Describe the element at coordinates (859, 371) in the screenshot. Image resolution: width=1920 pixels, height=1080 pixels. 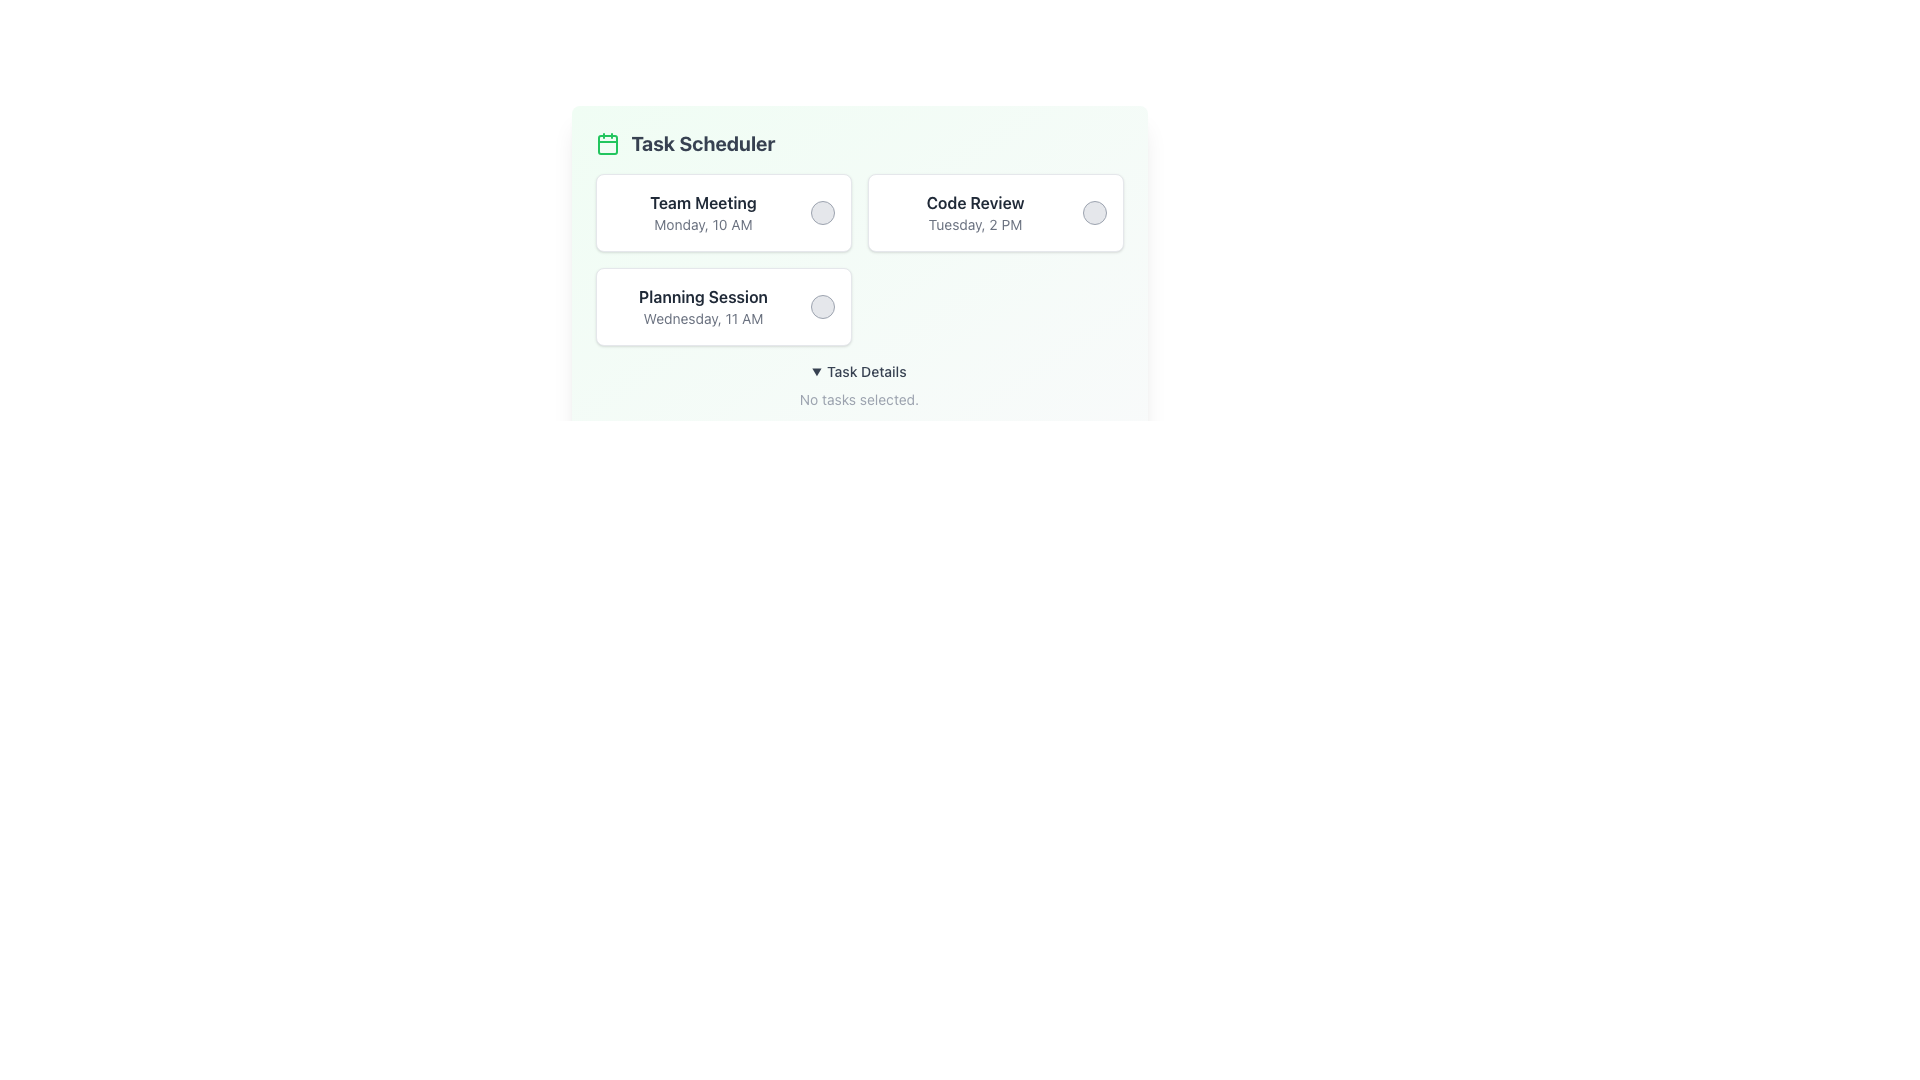
I see `the 'Task Details' Collapsible Header` at that location.